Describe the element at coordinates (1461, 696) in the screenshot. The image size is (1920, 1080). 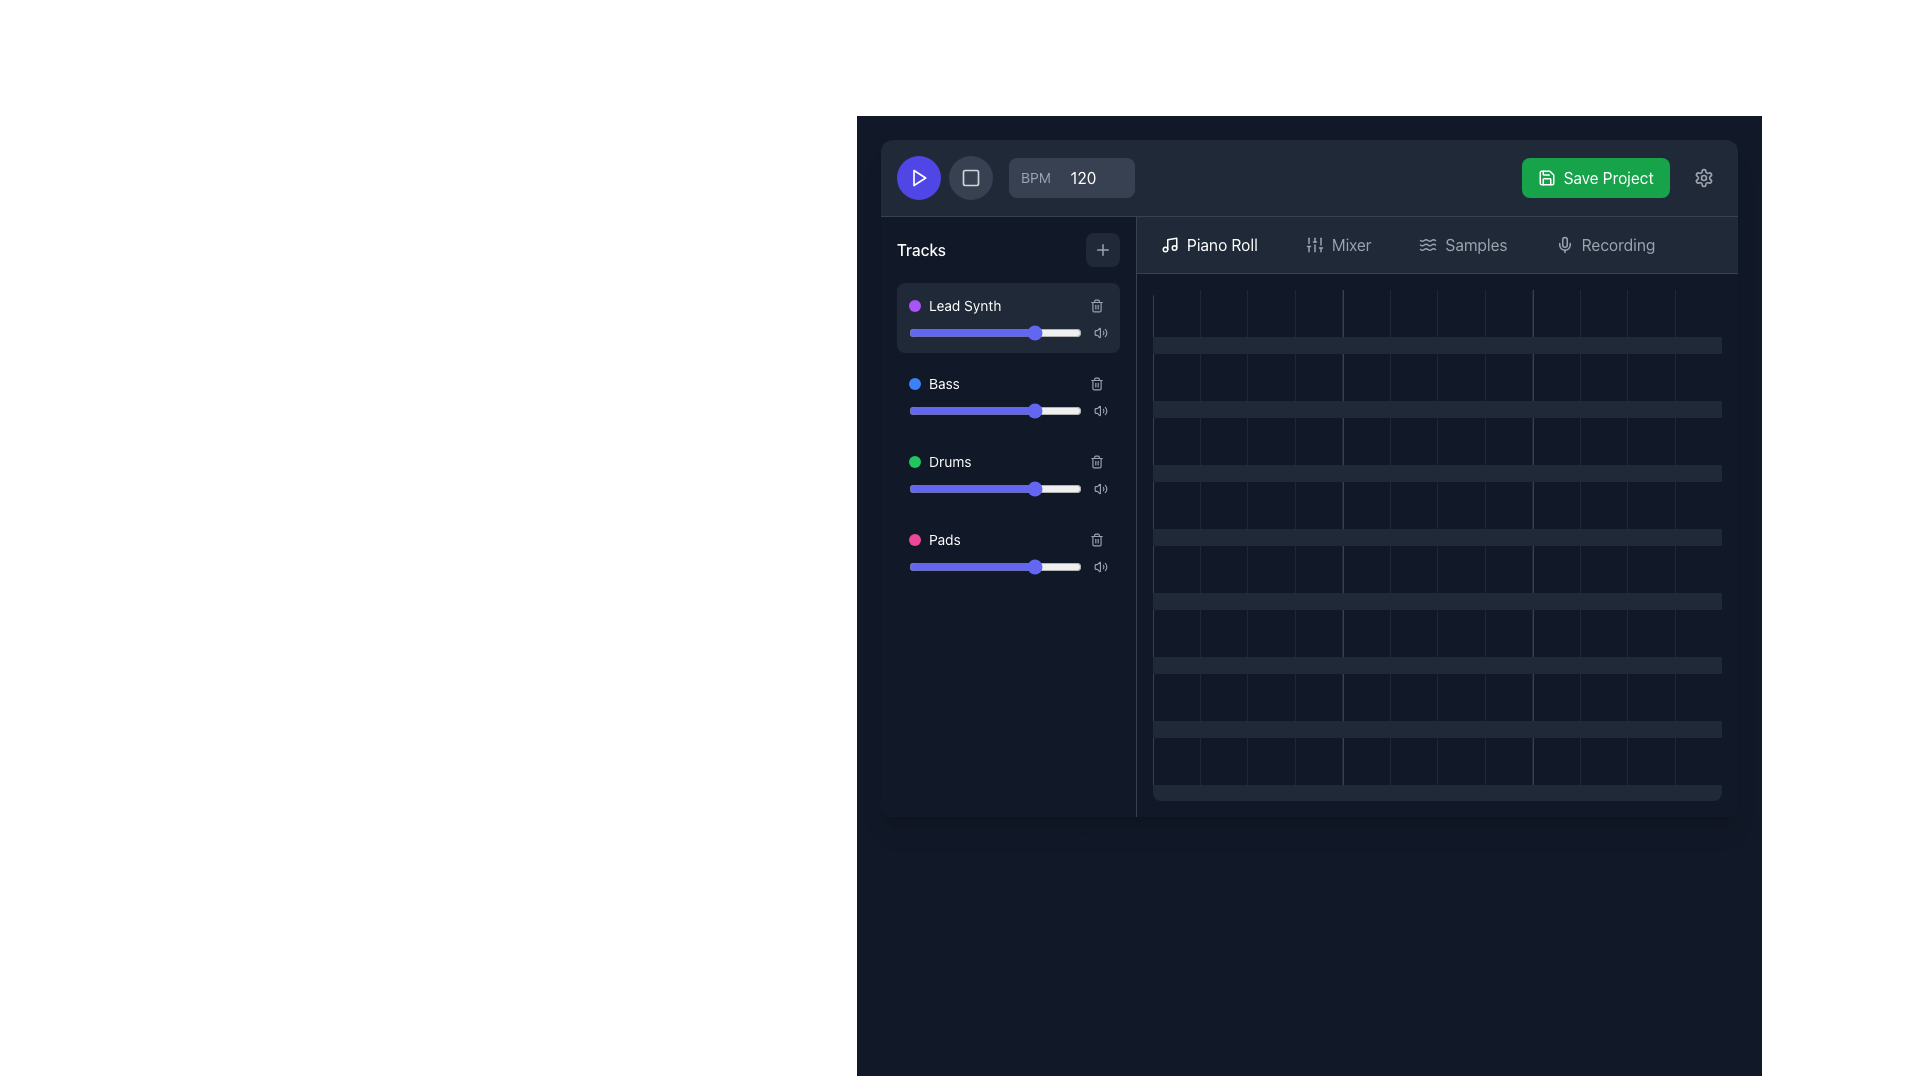
I see `the grid cell located in the 6th column and 7th row, which has a dark gray background and a hover effect that lightens its color` at that location.